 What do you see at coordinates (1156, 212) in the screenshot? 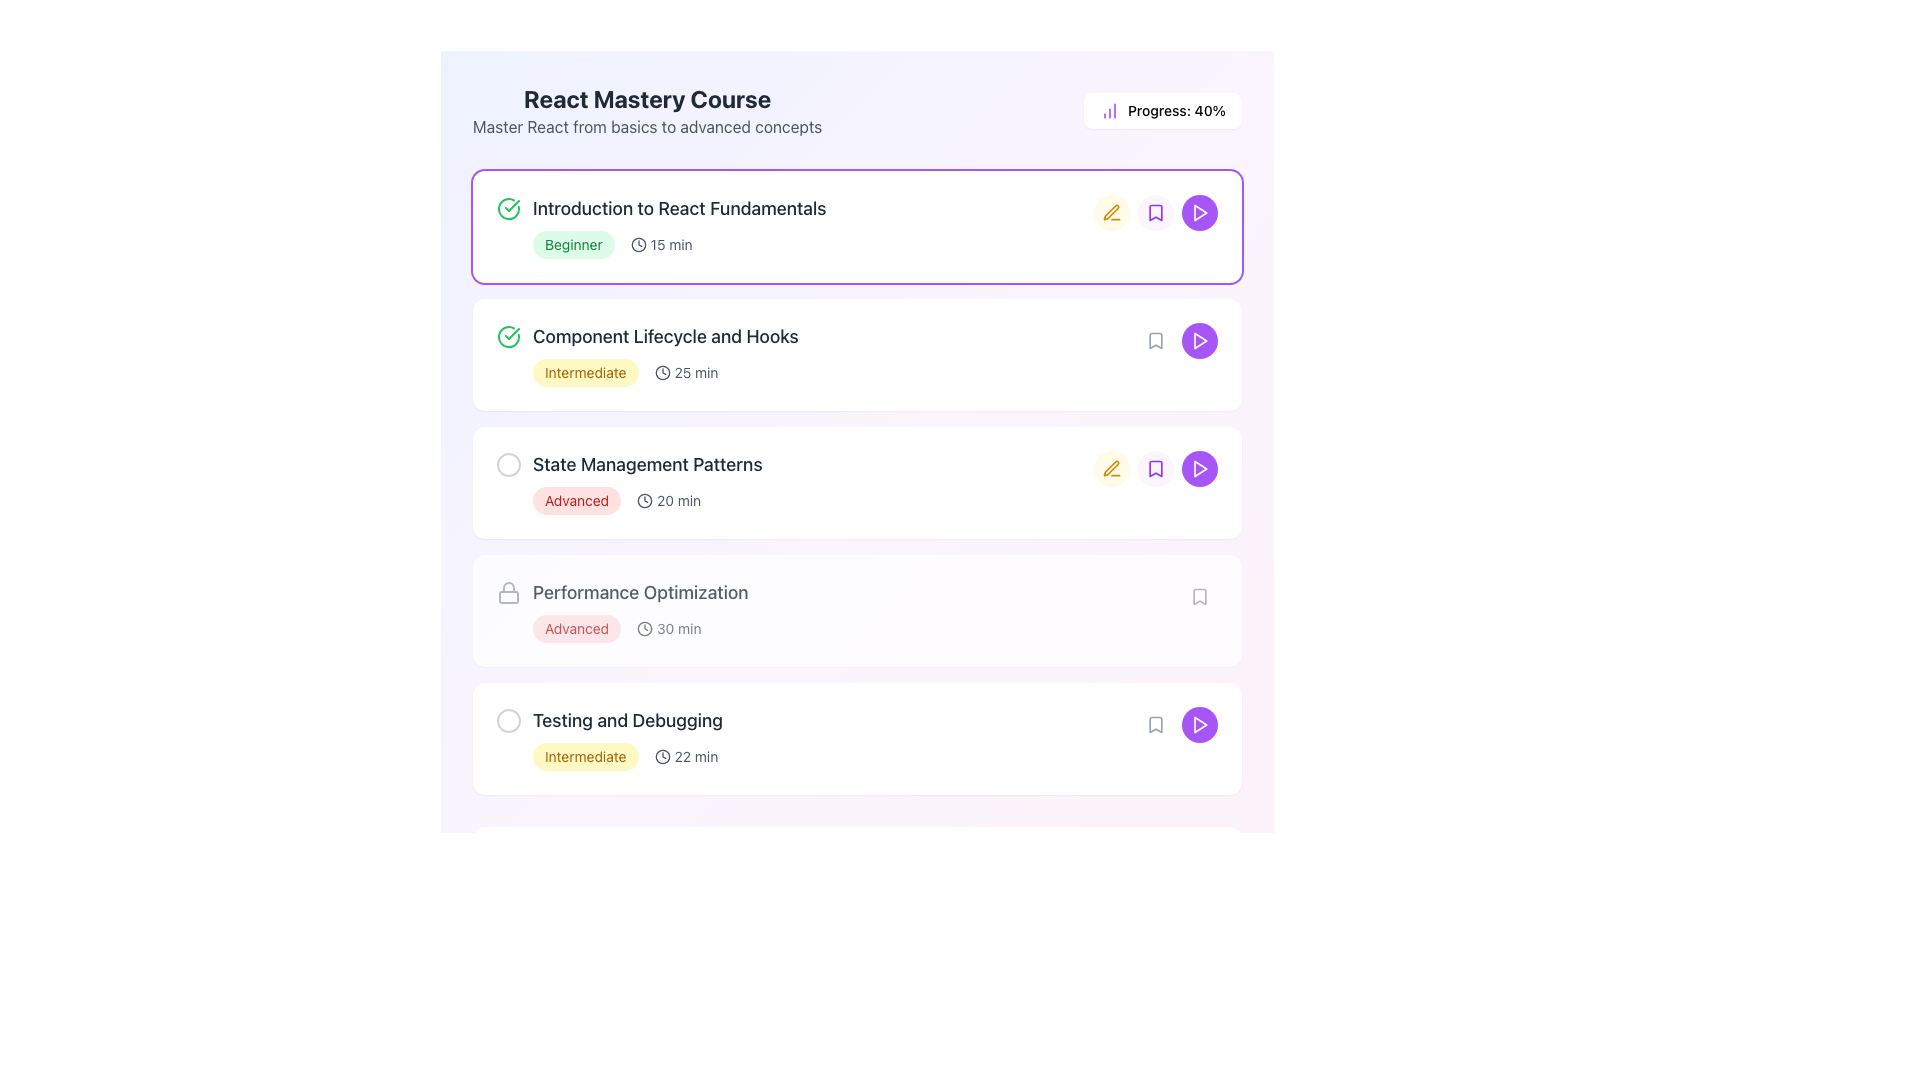
I see `the bookmark icon with a purple background and white outline located in the course item box for 'Introduction` at bounding box center [1156, 212].